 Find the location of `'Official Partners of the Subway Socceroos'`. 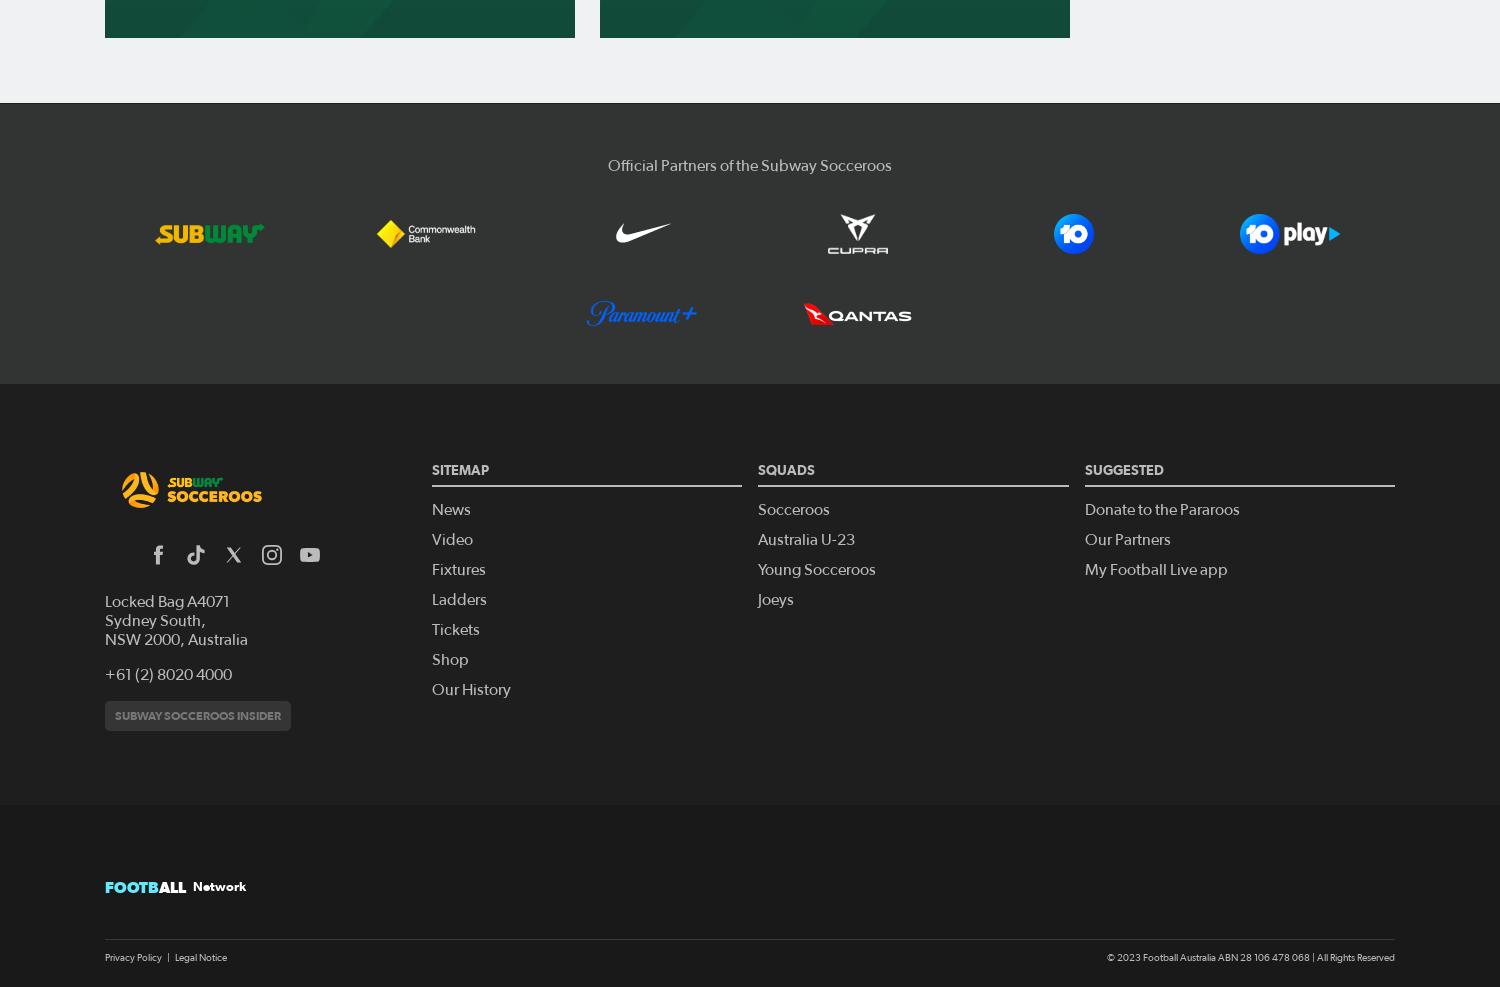

'Official Partners of the Subway Socceroos' is located at coordinates (750, 164).